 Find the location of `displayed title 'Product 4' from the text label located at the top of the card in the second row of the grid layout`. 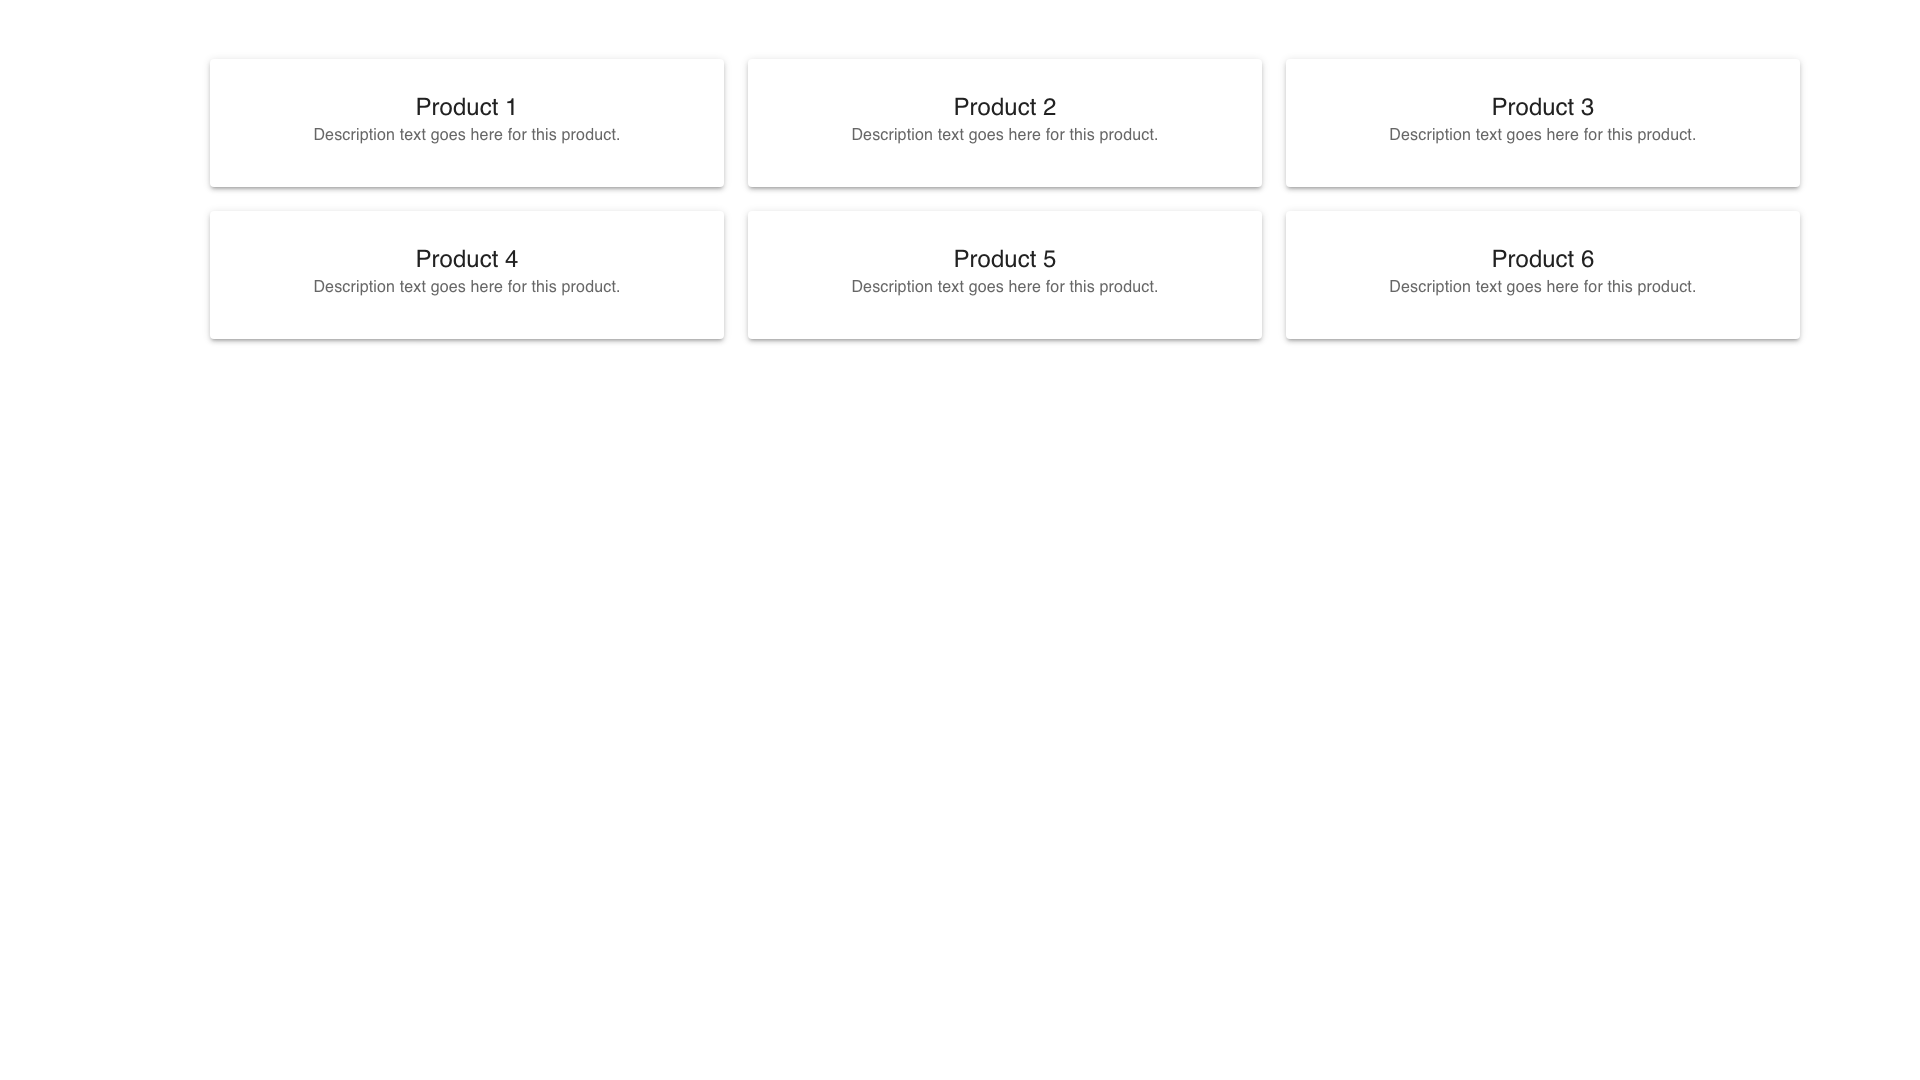

displayed title 'Product 4' from the text label located at the top of the card in the second row of the grid layout is located at coordinates (465, 257).